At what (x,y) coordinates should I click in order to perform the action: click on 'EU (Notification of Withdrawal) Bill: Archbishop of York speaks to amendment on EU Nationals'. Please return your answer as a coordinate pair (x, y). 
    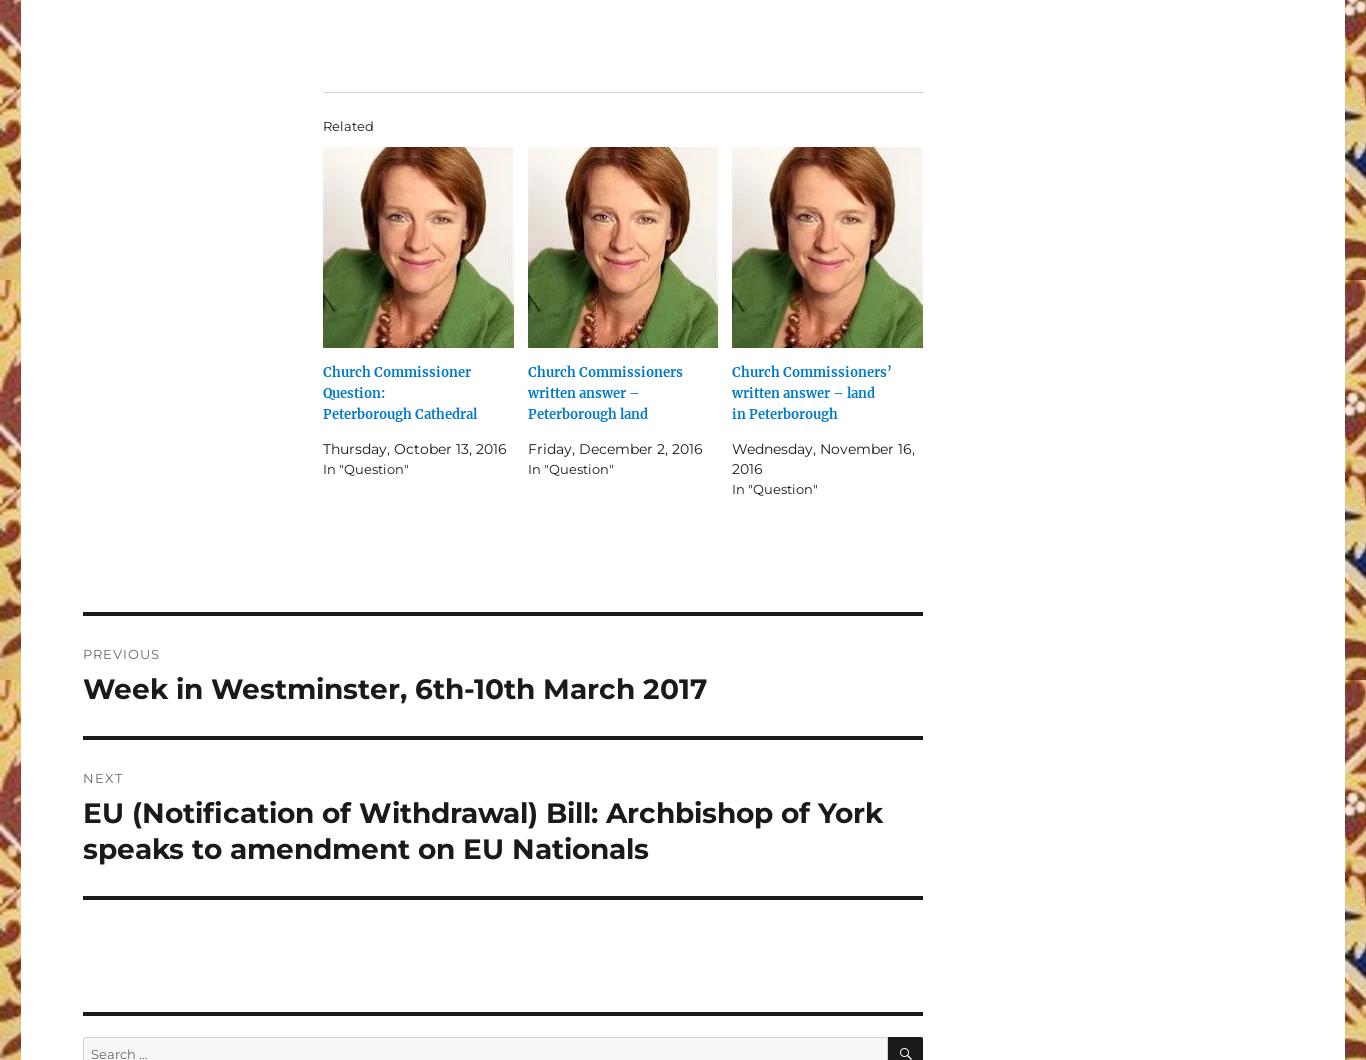
    Looking at the image, I should click on (483, 829).